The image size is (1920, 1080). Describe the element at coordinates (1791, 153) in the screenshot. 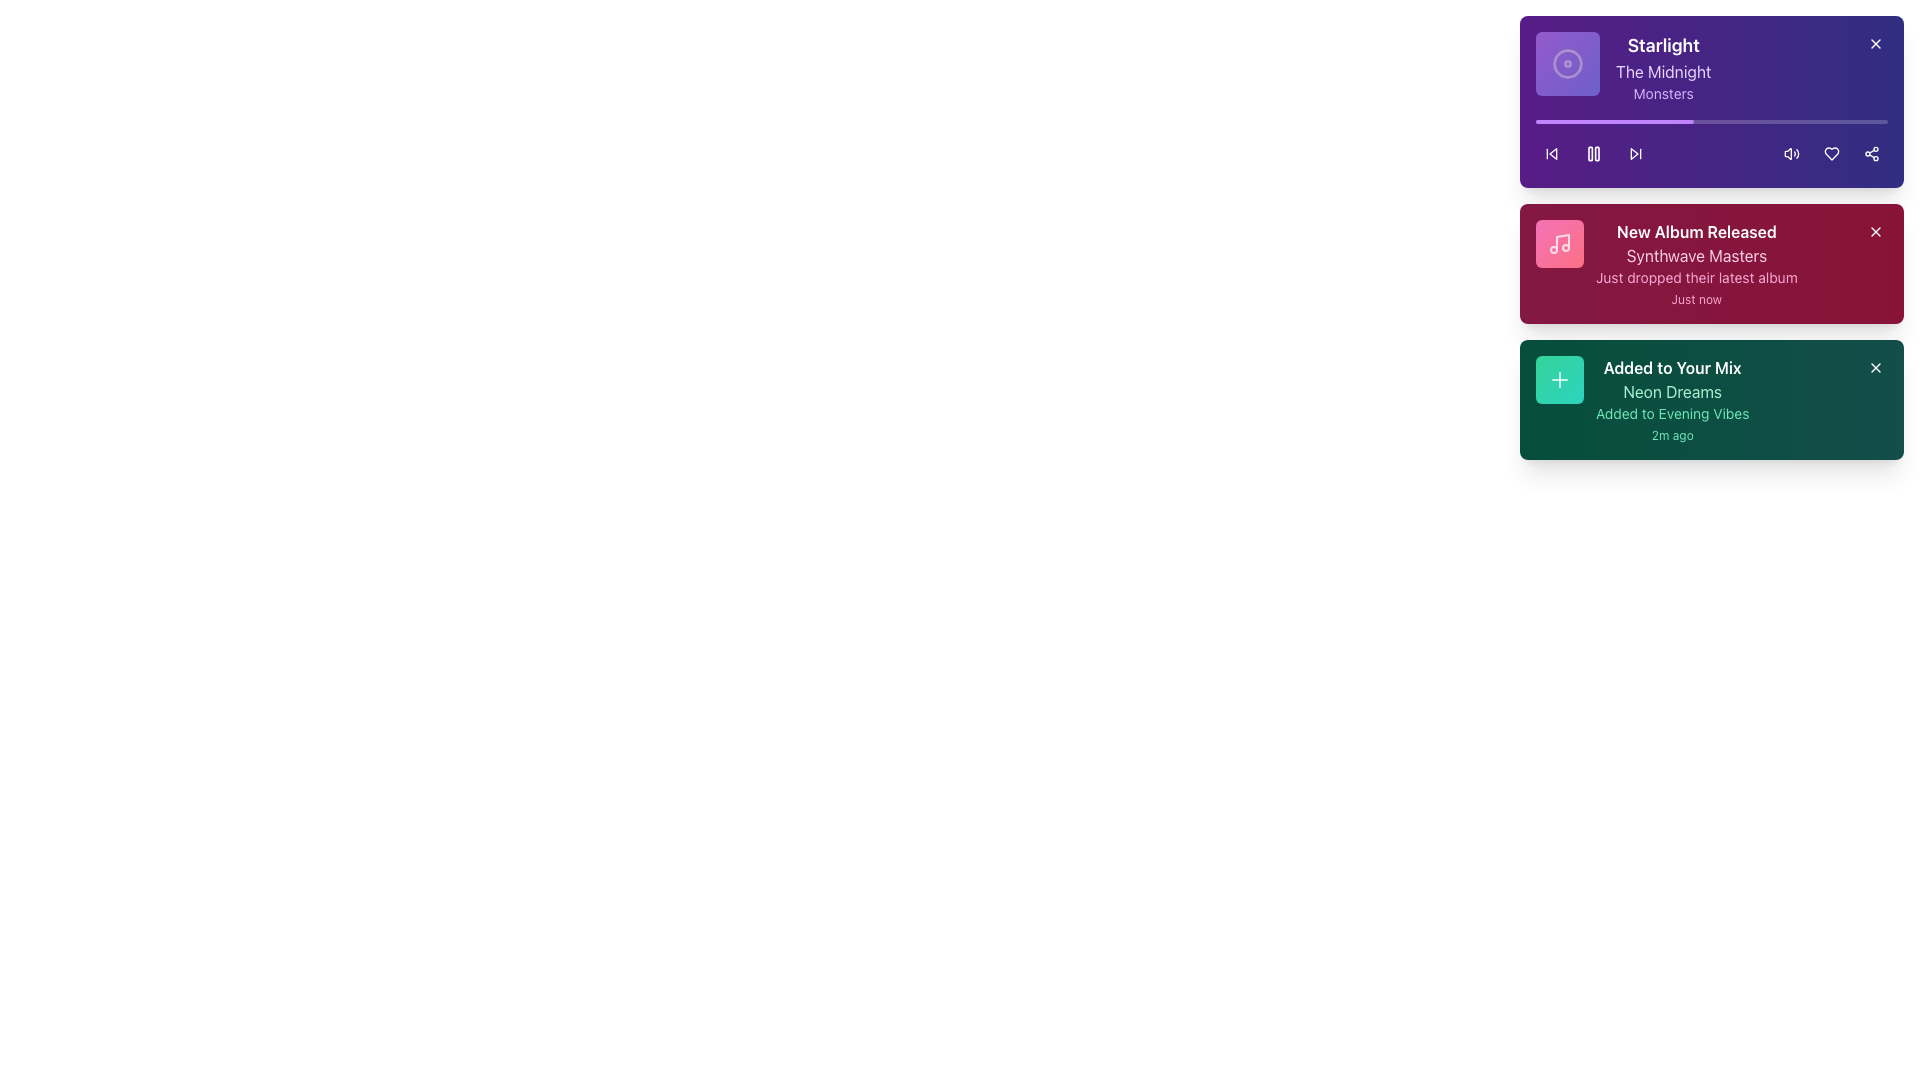

I see `the volume control icon, which resembles a speaker emitting sound waves, located in the topmost card of the notification section` at that location.